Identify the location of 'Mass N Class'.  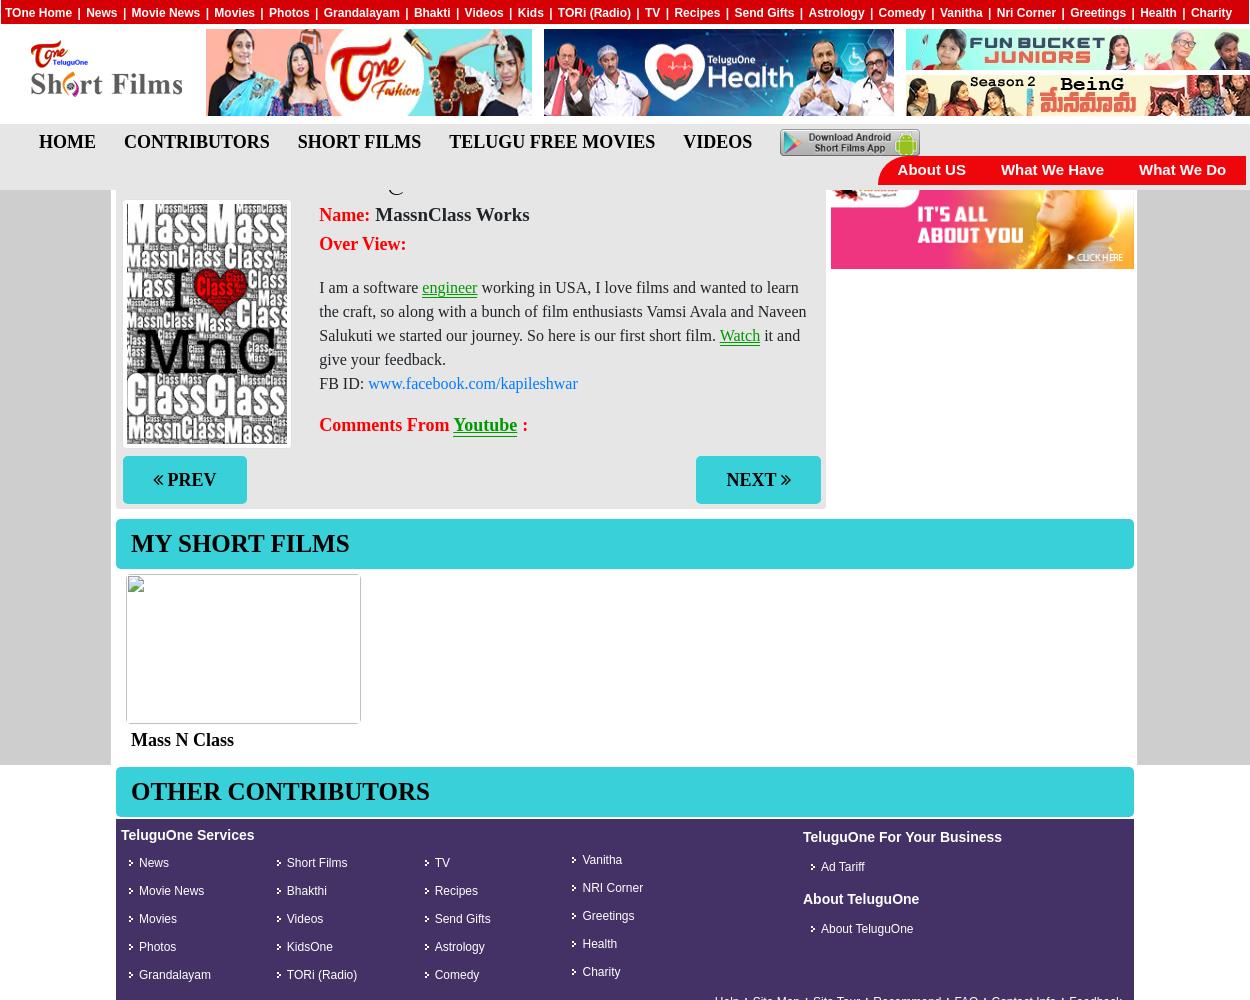
(182, 739).